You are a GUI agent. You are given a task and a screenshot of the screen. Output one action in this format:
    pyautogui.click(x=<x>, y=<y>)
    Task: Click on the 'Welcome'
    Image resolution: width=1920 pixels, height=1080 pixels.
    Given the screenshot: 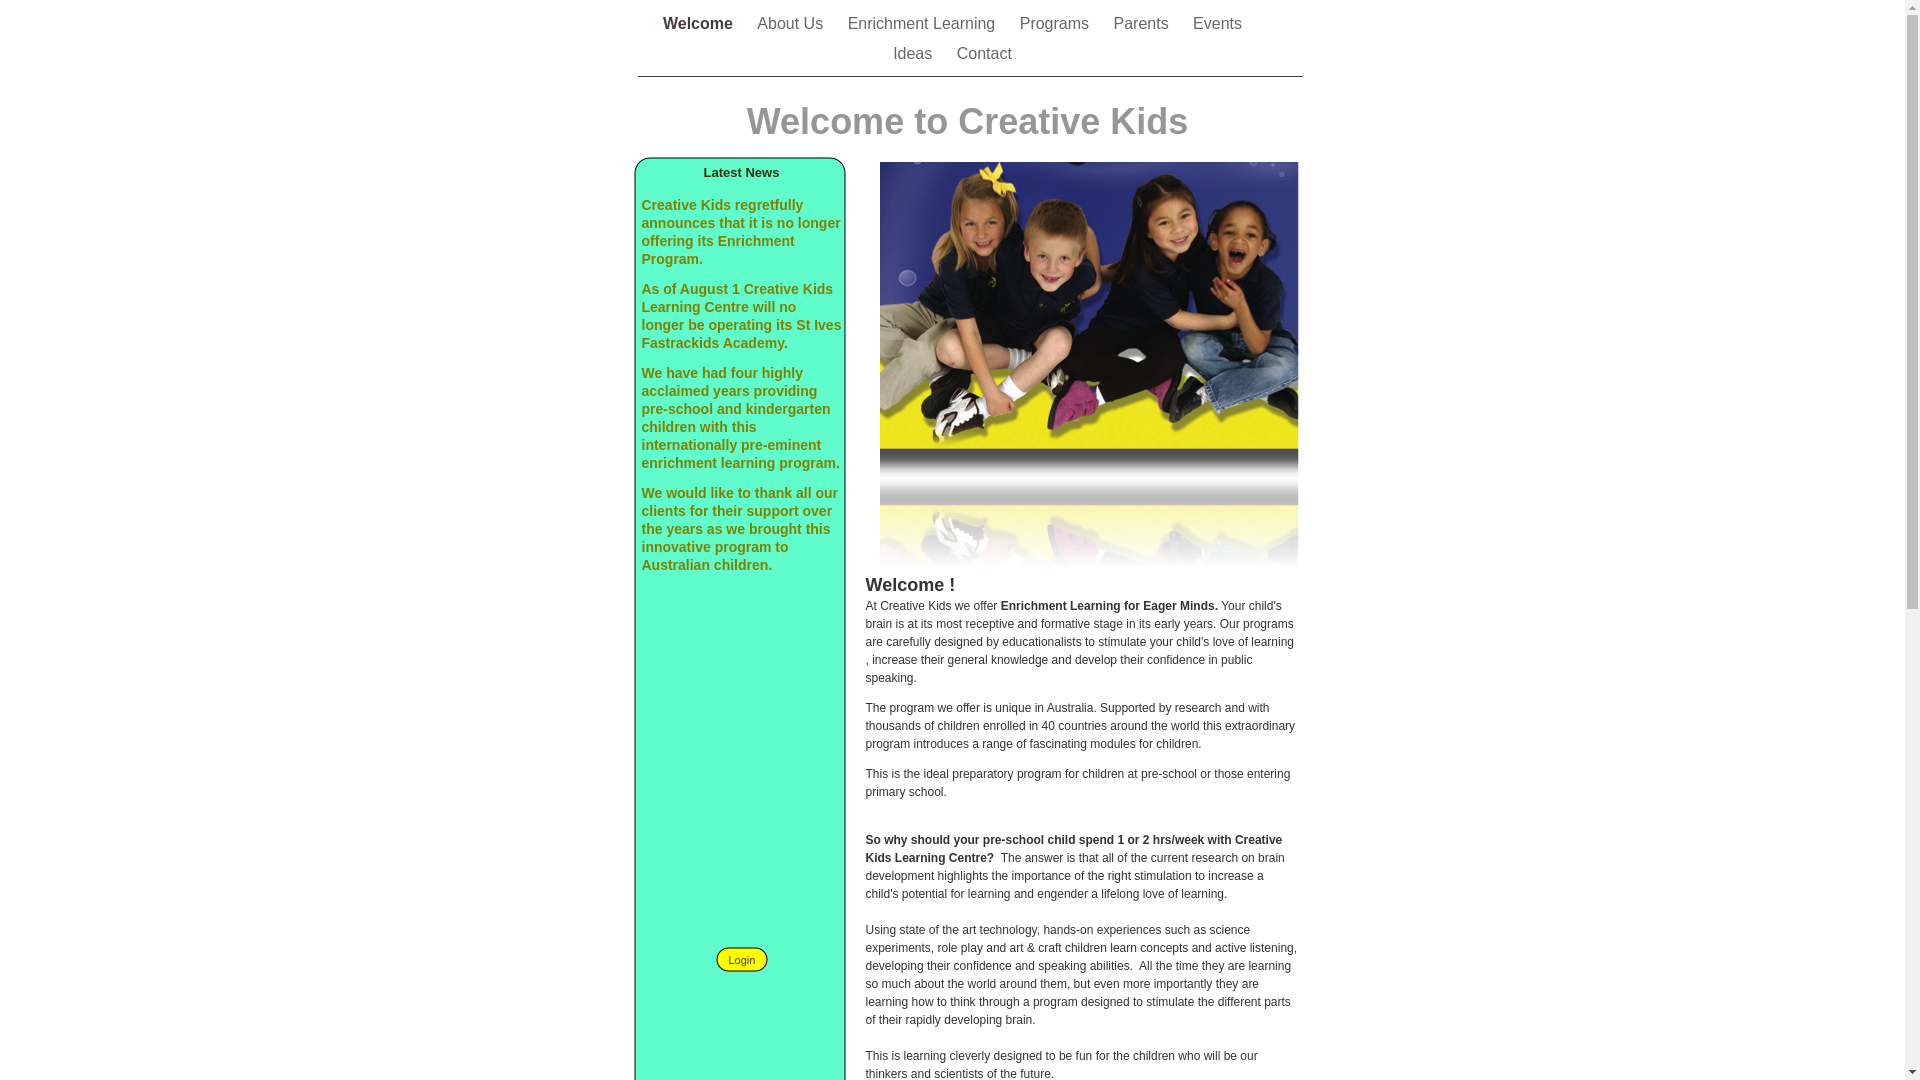 What is the action you would take?
    pyautogui.click(x=700, y=23)
    